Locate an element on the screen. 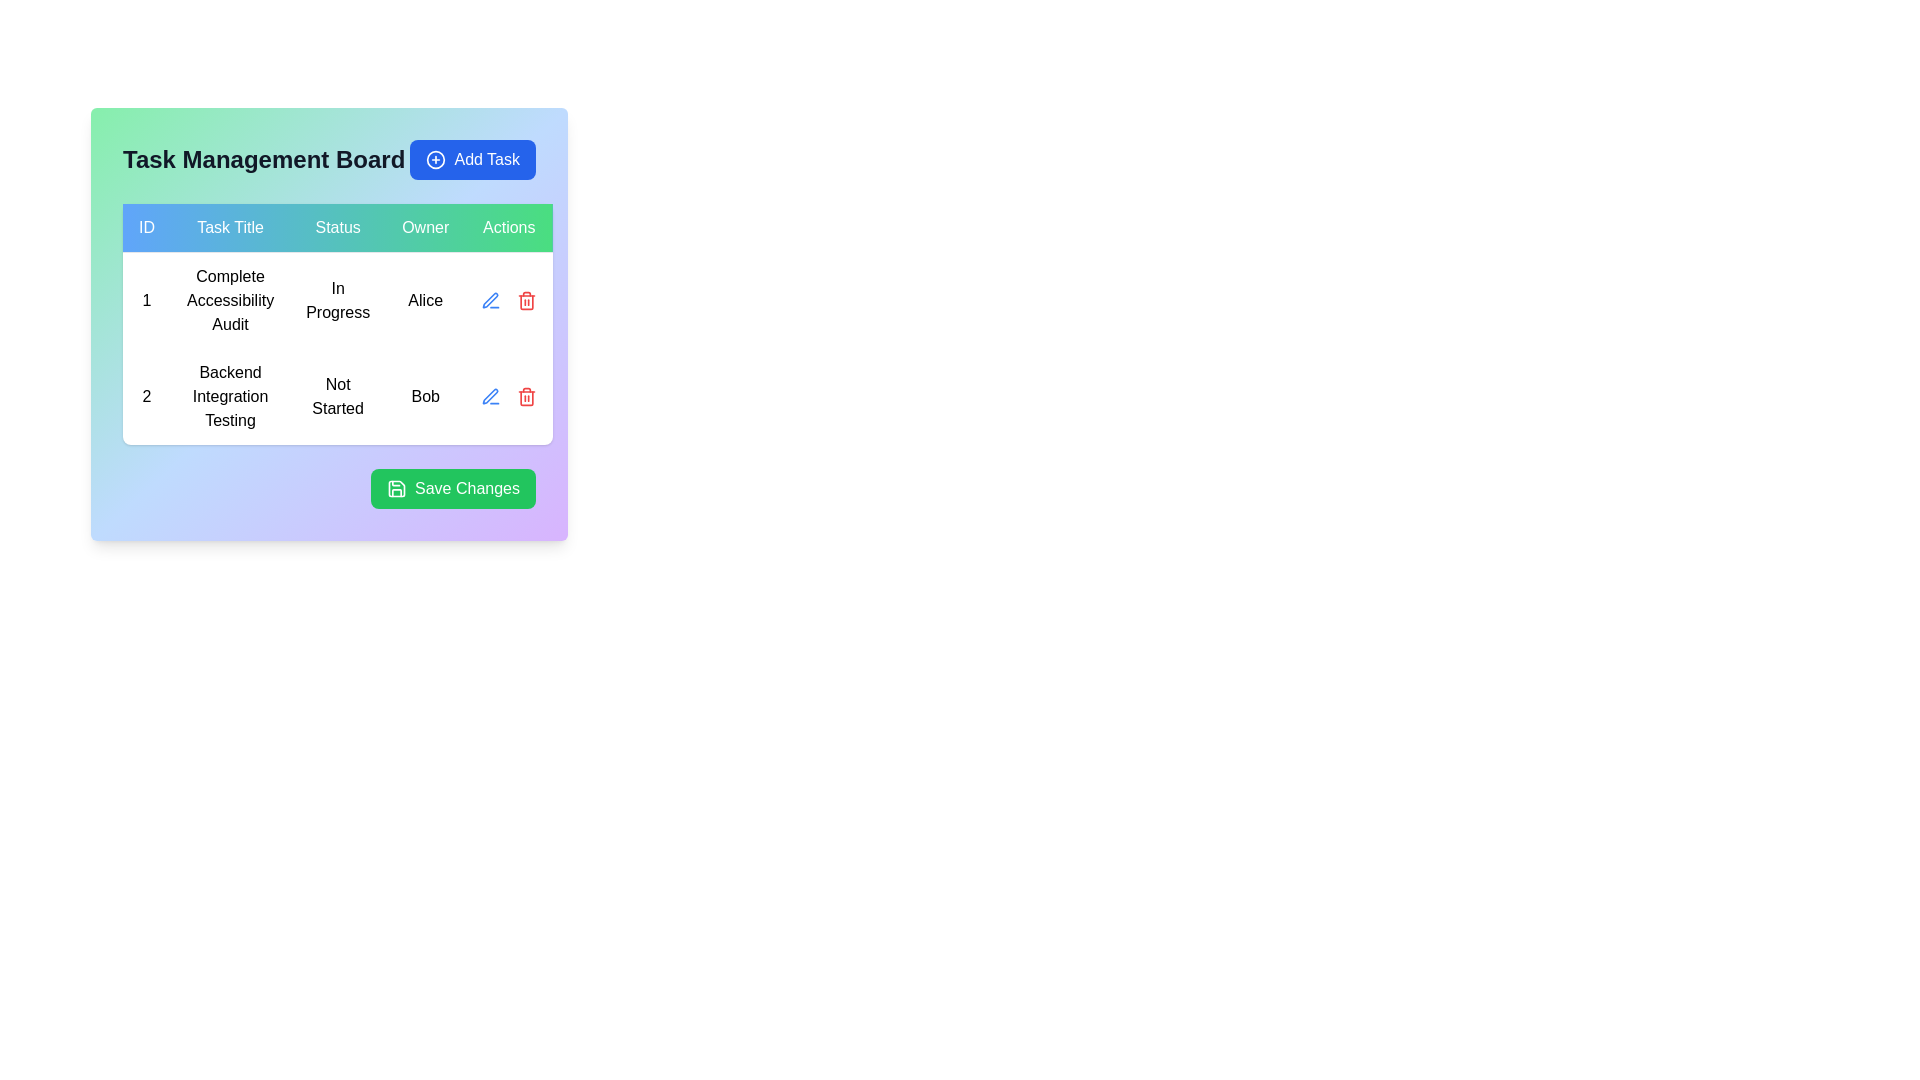 This screenshot has width=1920, height=1080. the 'Status' column header, which is the third header in a table, positioned between 'Task Title' and 'Owner' is located at coordinates (338, 227).